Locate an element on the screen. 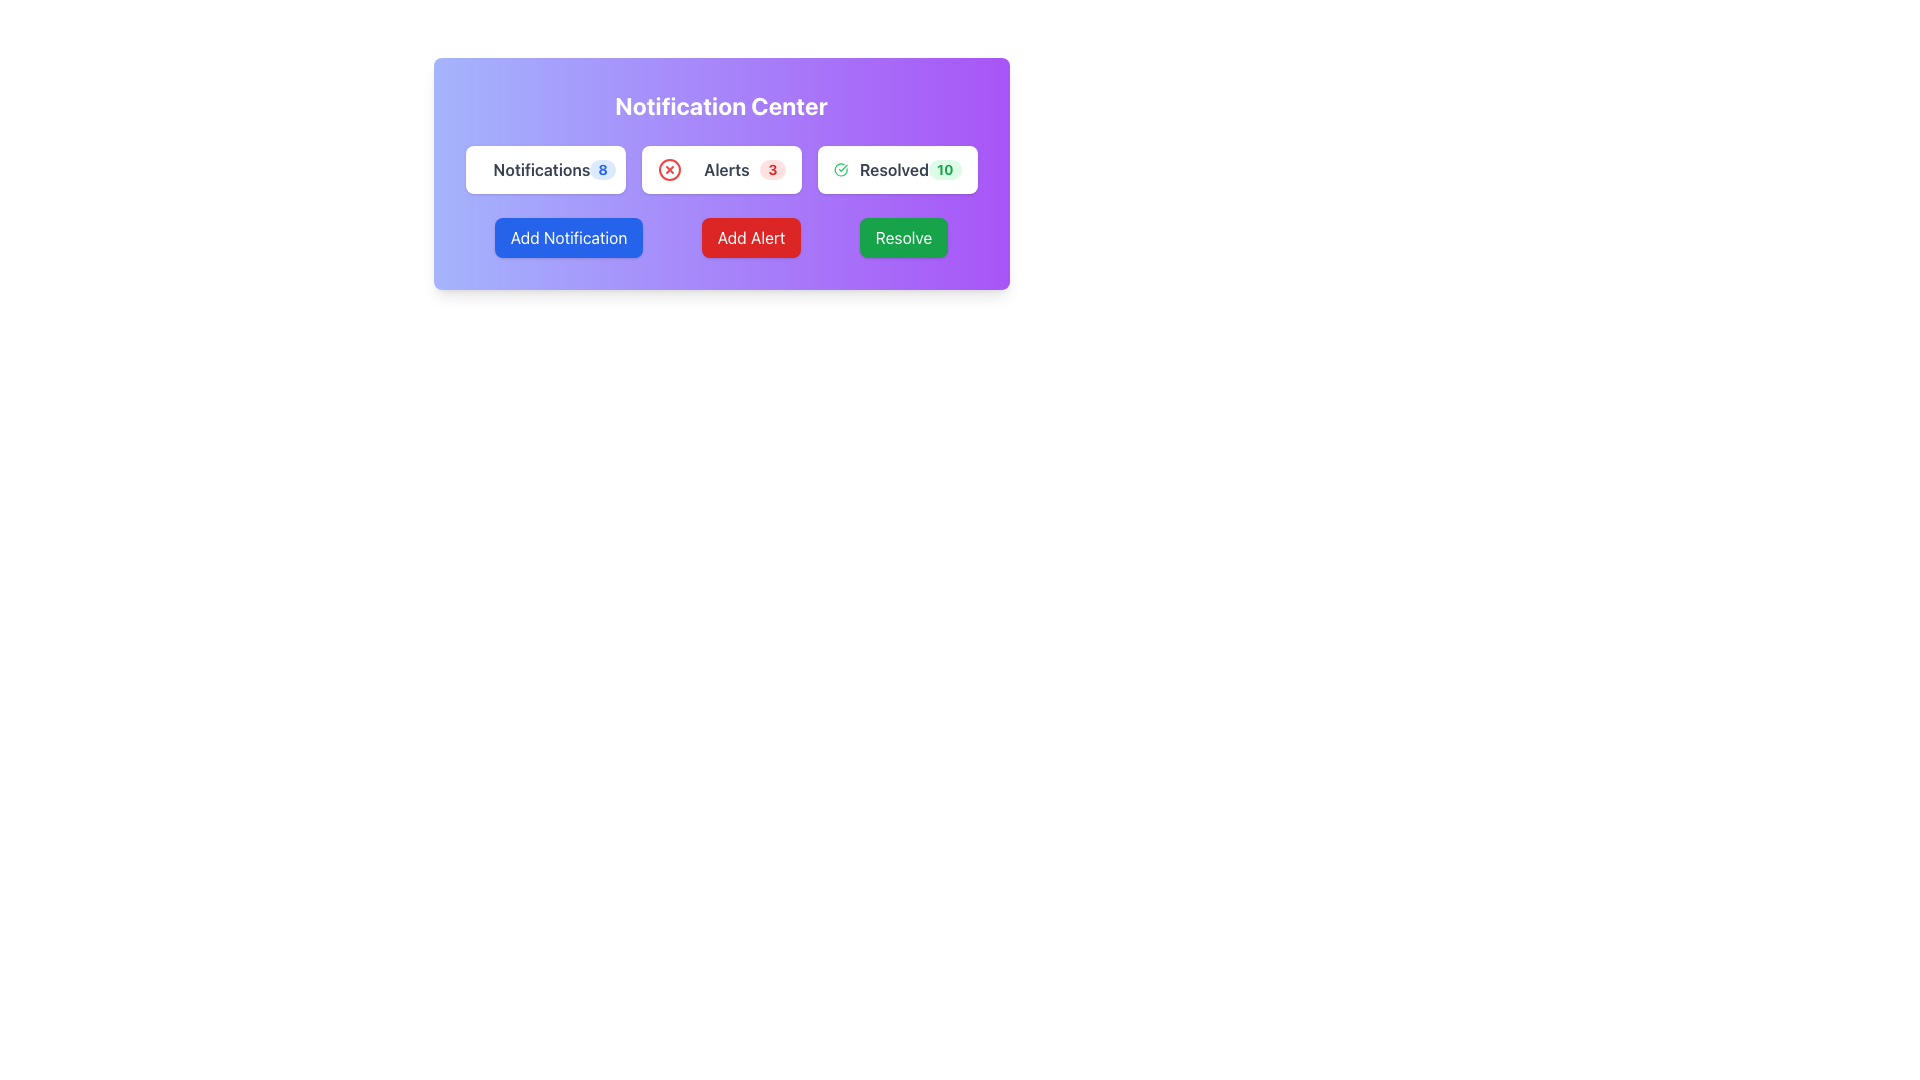 The width and height of the screenshot is (1920, 1080). the green checkmark icon within the 'Resolved10' segment of the notification center interface, located to the left of the label 'Resolved' is located at coordinates (840, 168).